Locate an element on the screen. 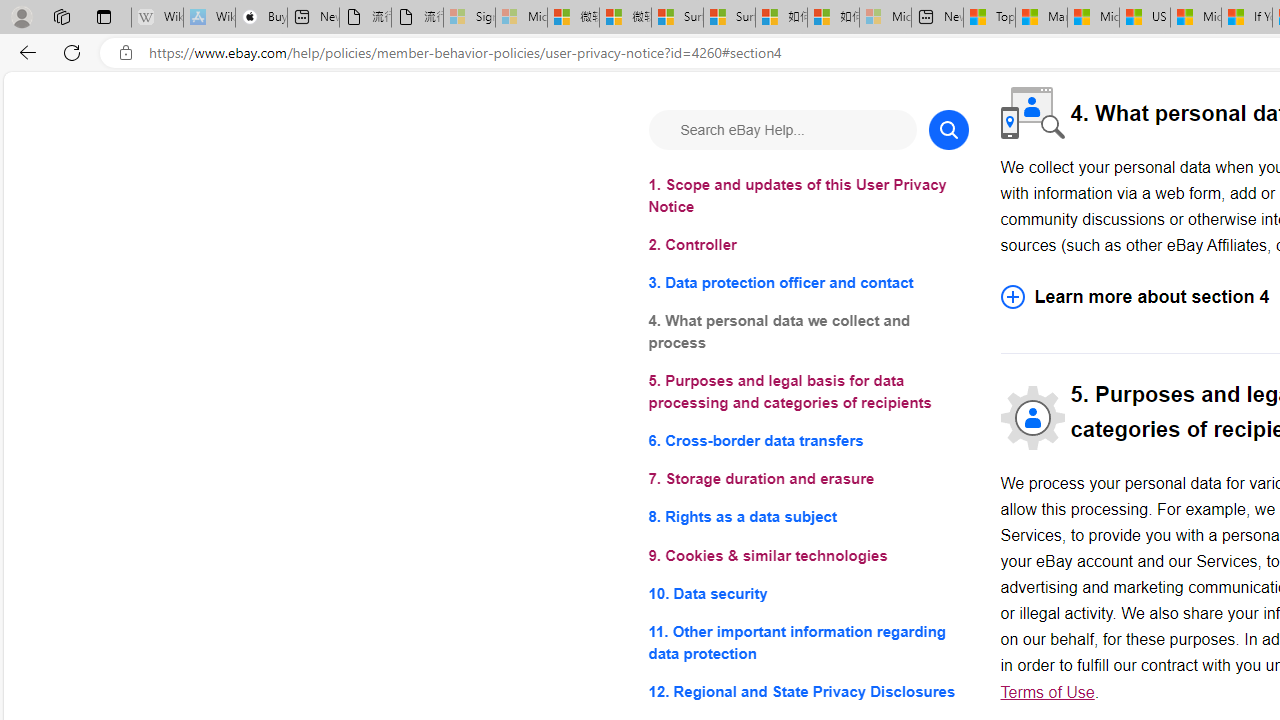 The width and height of the screenshot is (1280, 720). 'Buy iPad - Apple' is located at coordinates (260, 17).